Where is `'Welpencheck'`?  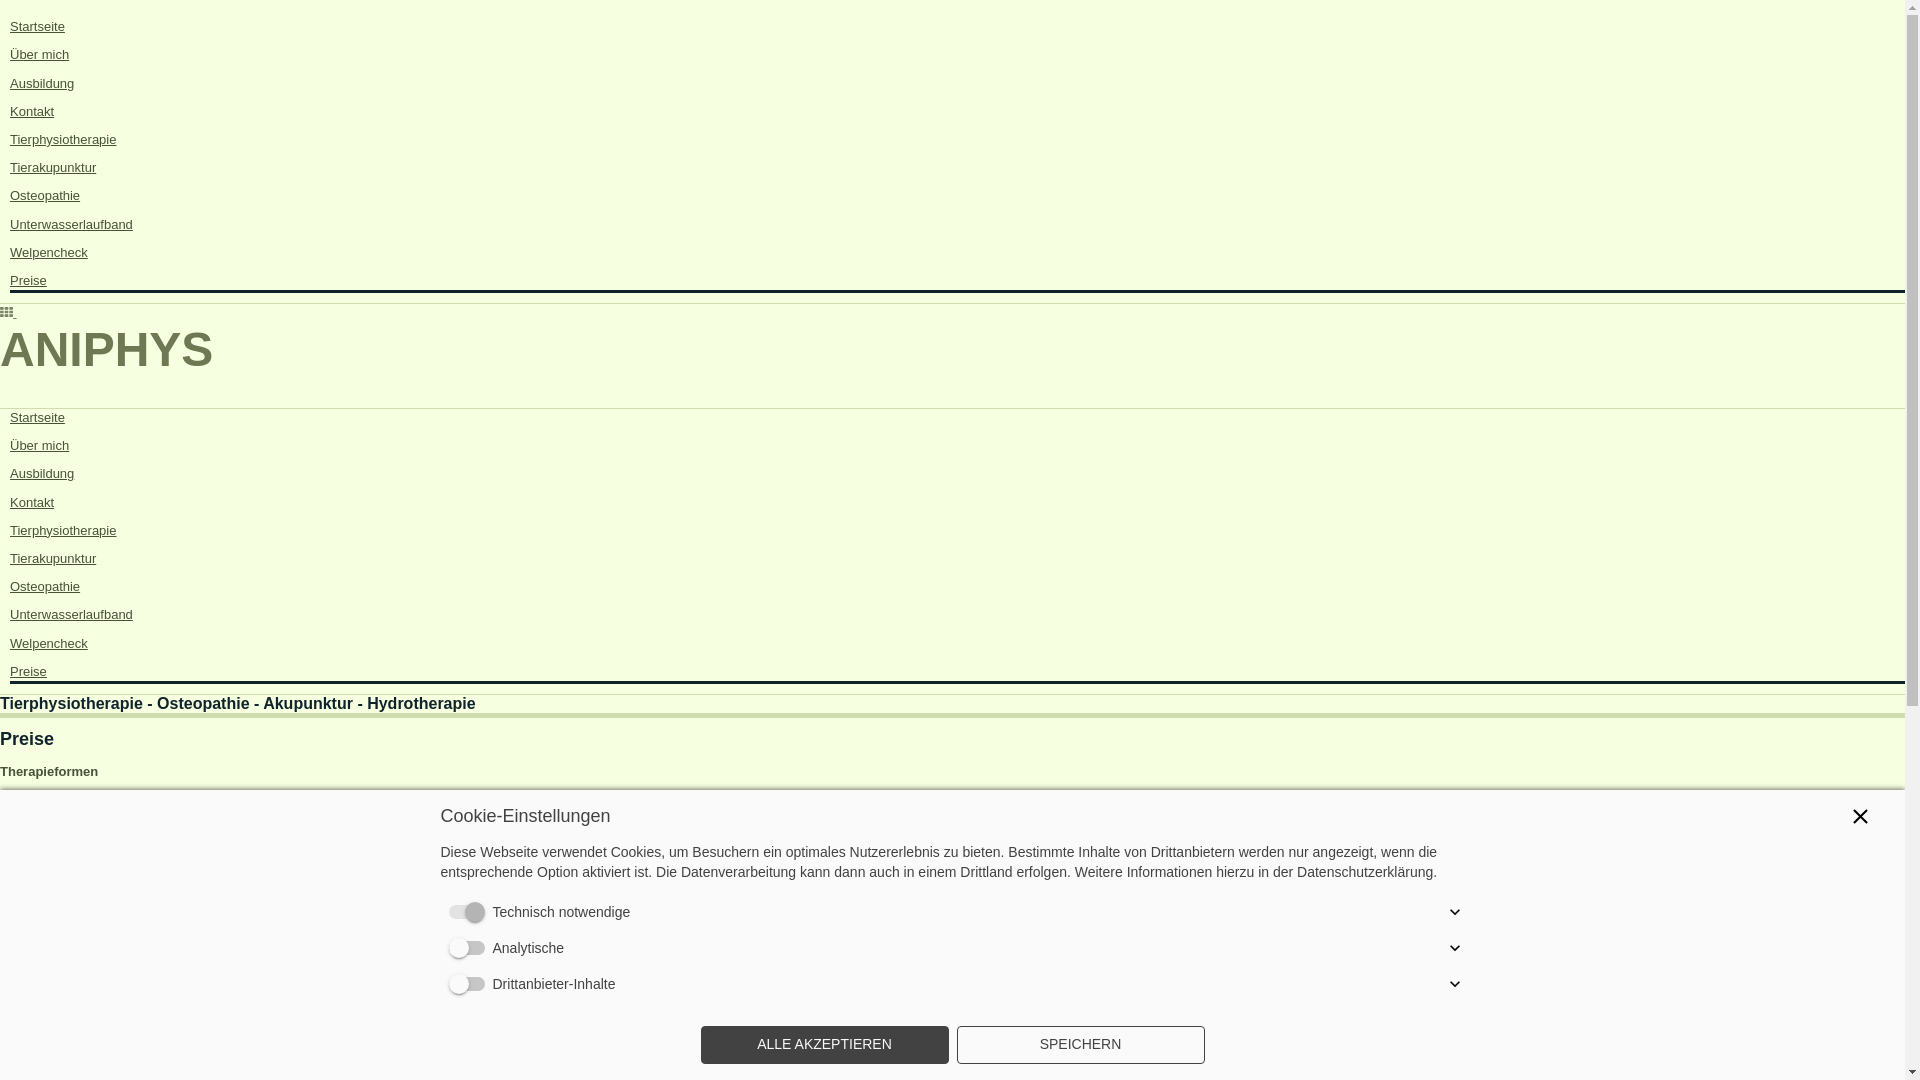 'Welpencheck' is located at coordinates (9, 643).